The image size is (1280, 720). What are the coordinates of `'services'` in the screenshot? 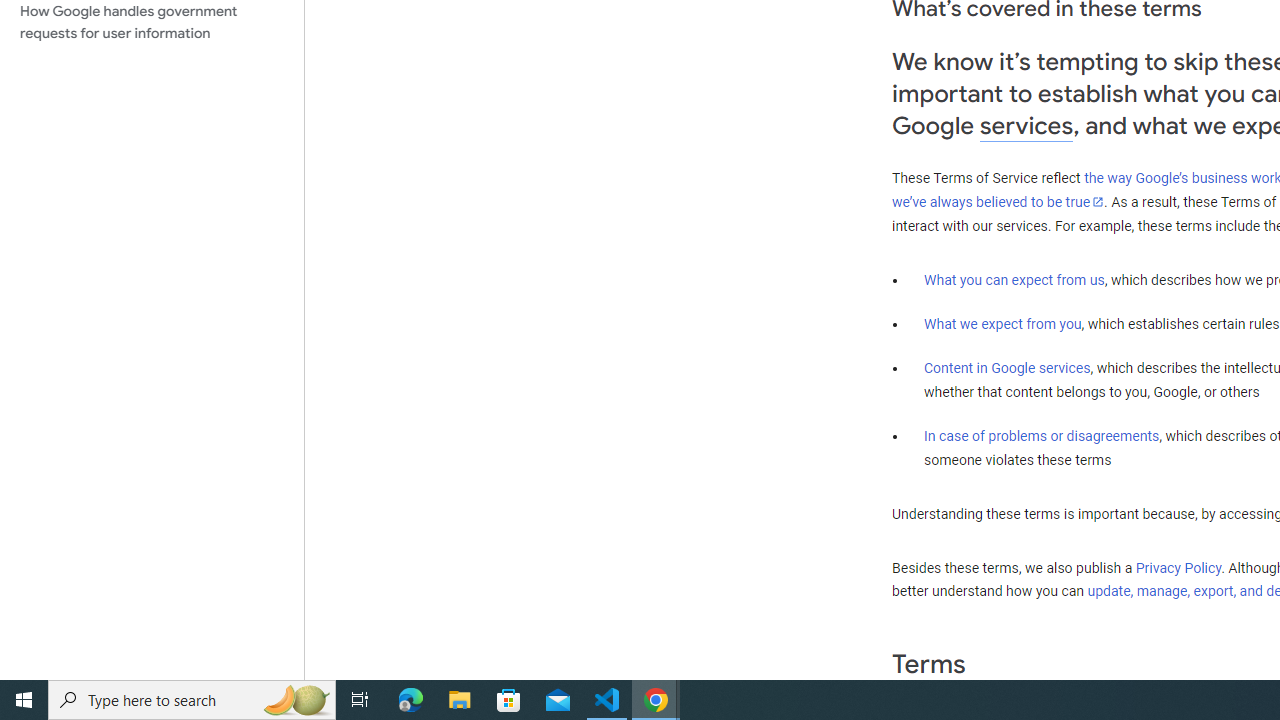 It's located at (1026, 125).